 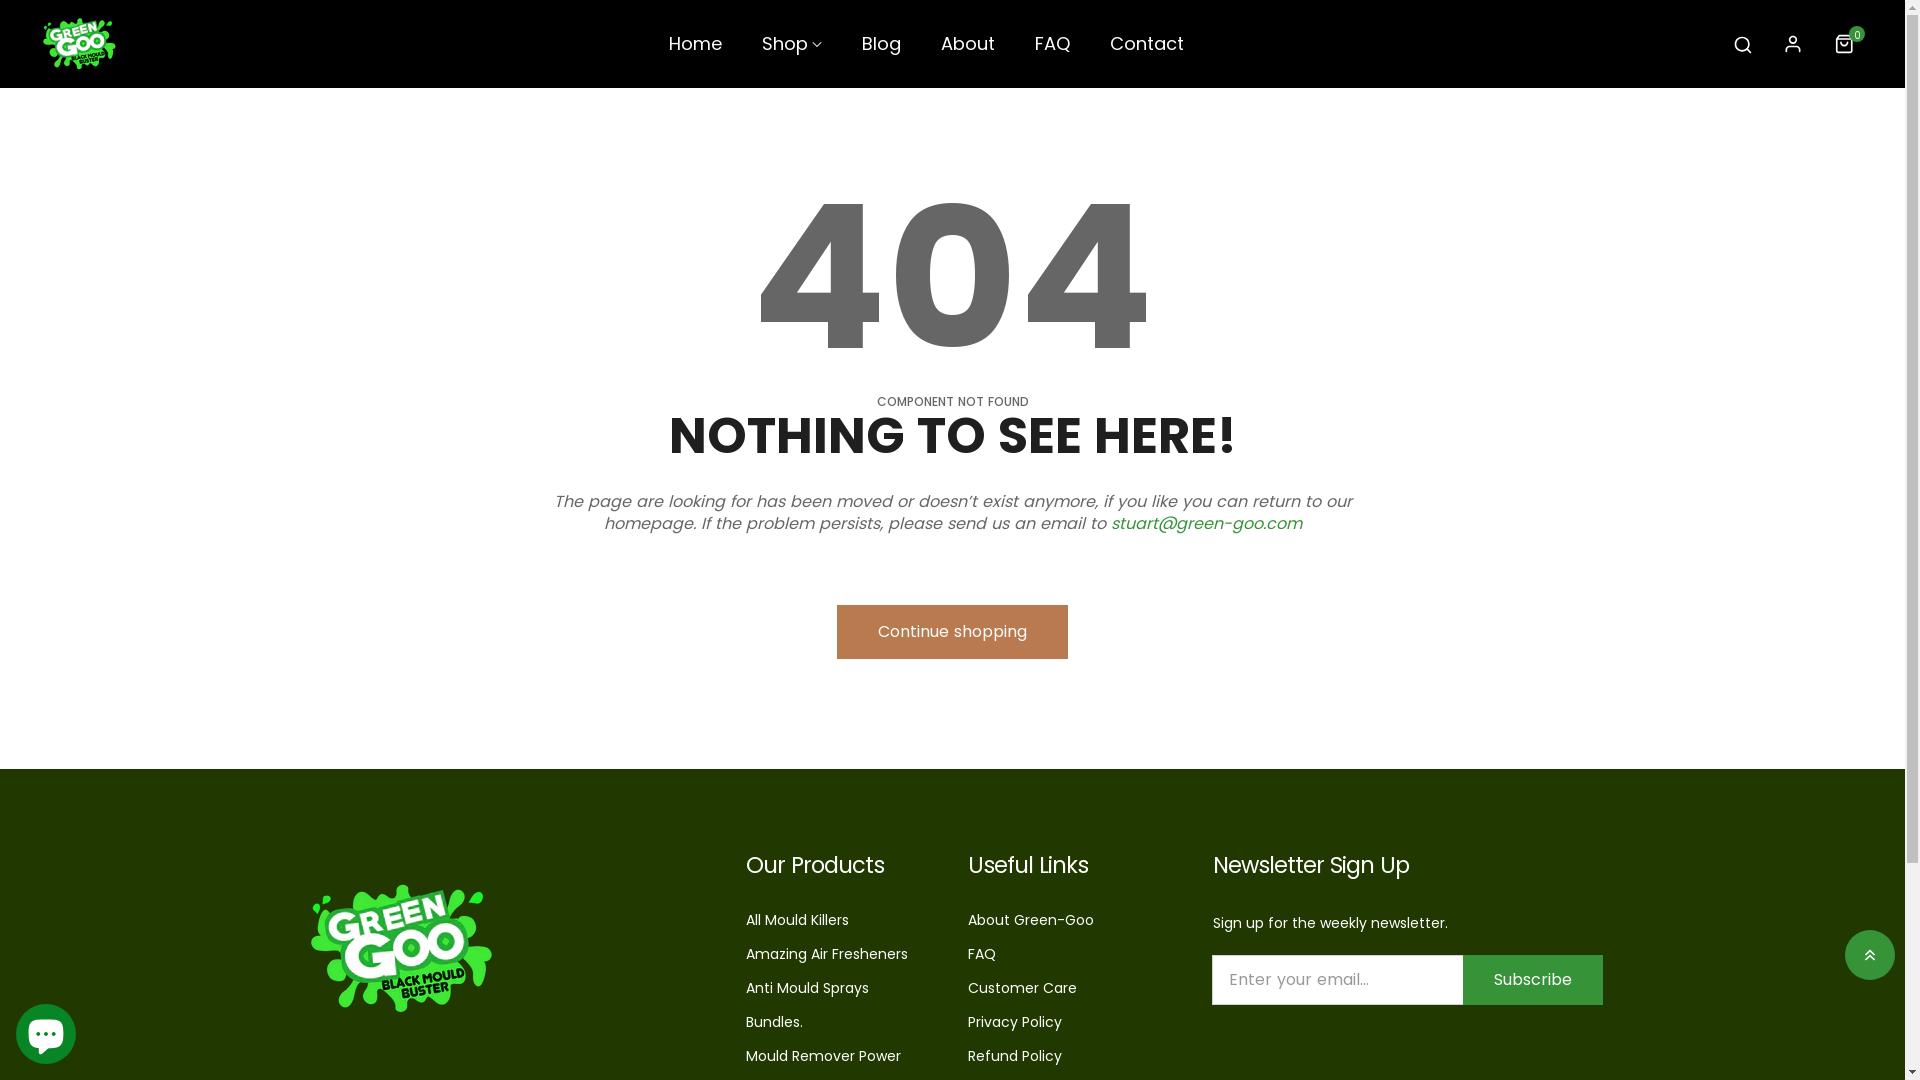 I want to click on 'Anti Mould Sprays', so click(x=744, y=986).